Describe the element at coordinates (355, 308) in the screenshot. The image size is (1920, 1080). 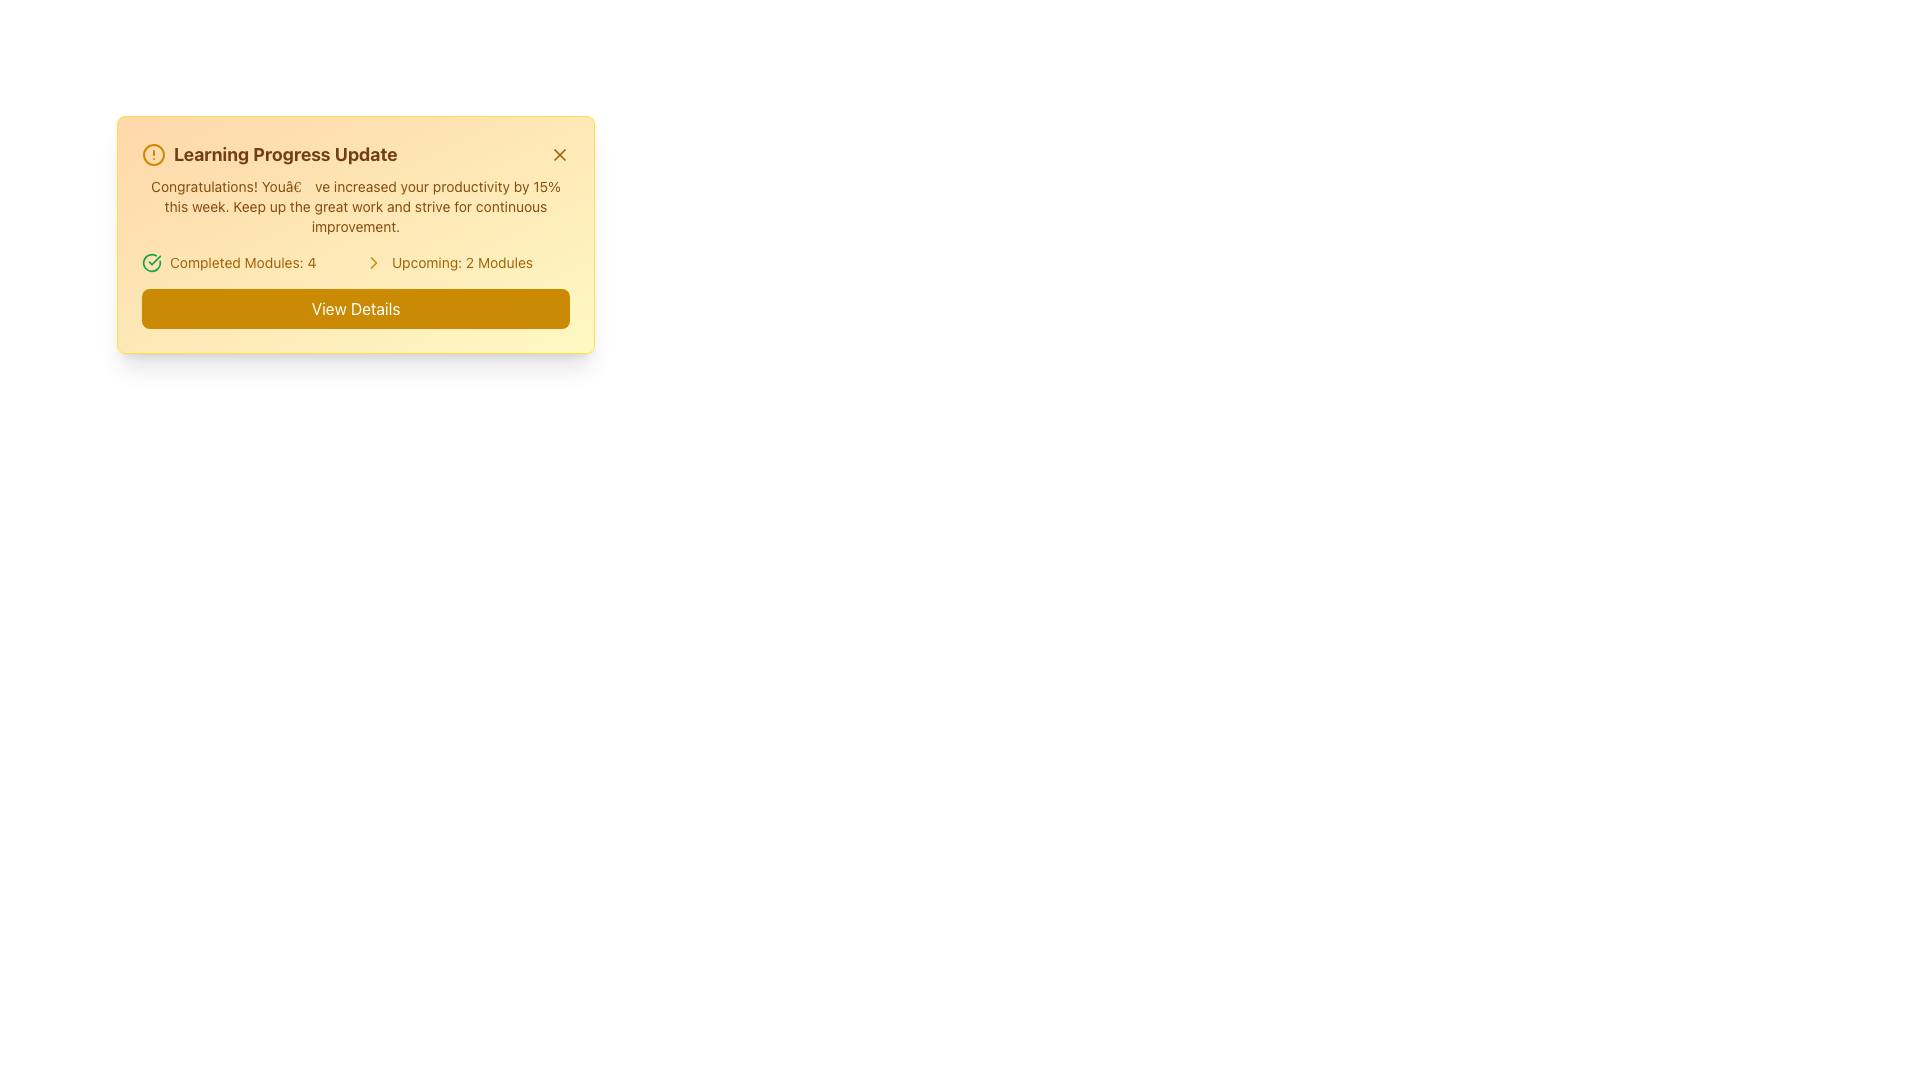
I see `the 'View Details' button, which is a rectangular button with a yellow background and white text, to potentially see additional visual effects` at that location.